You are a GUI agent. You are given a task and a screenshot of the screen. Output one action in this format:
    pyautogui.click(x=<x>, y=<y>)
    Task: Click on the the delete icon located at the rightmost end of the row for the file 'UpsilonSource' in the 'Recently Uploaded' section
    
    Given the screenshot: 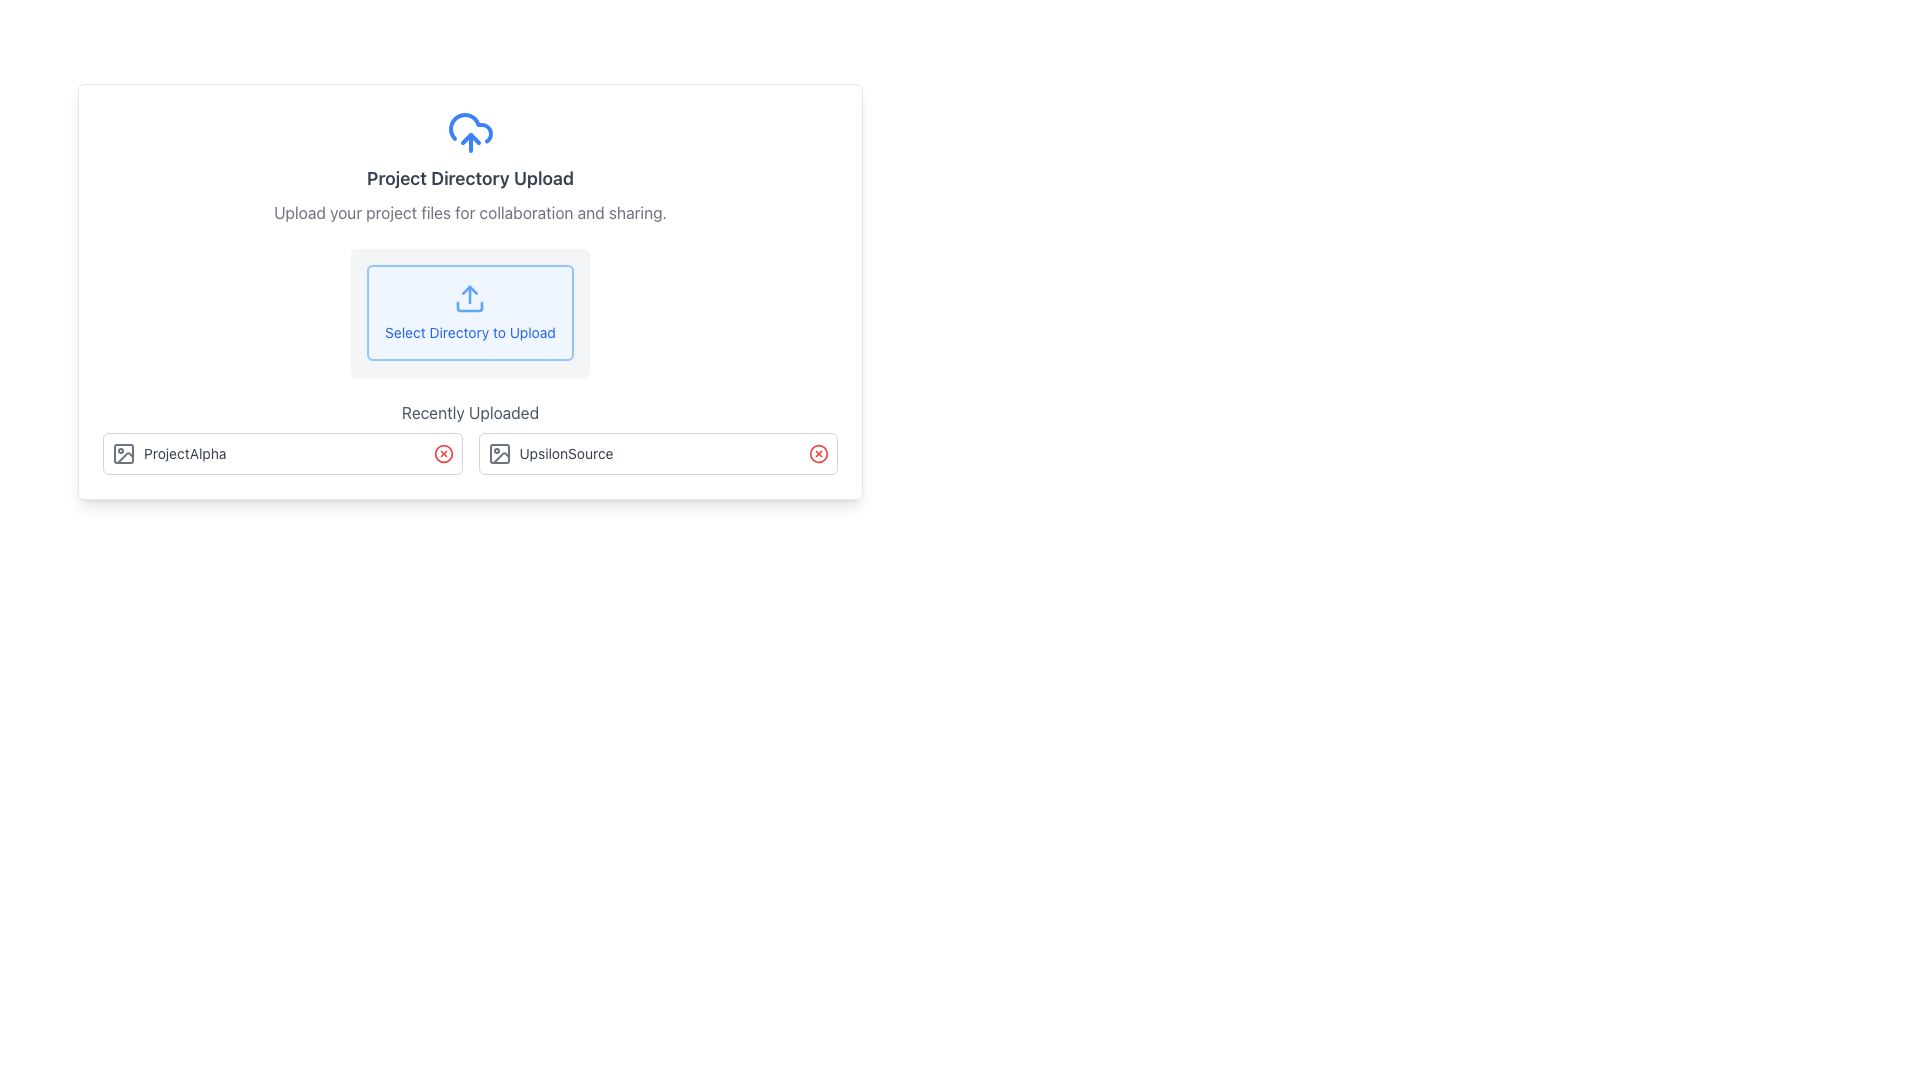 What is the action you would take?
    pyautogui.click(x=819, y=454)
    